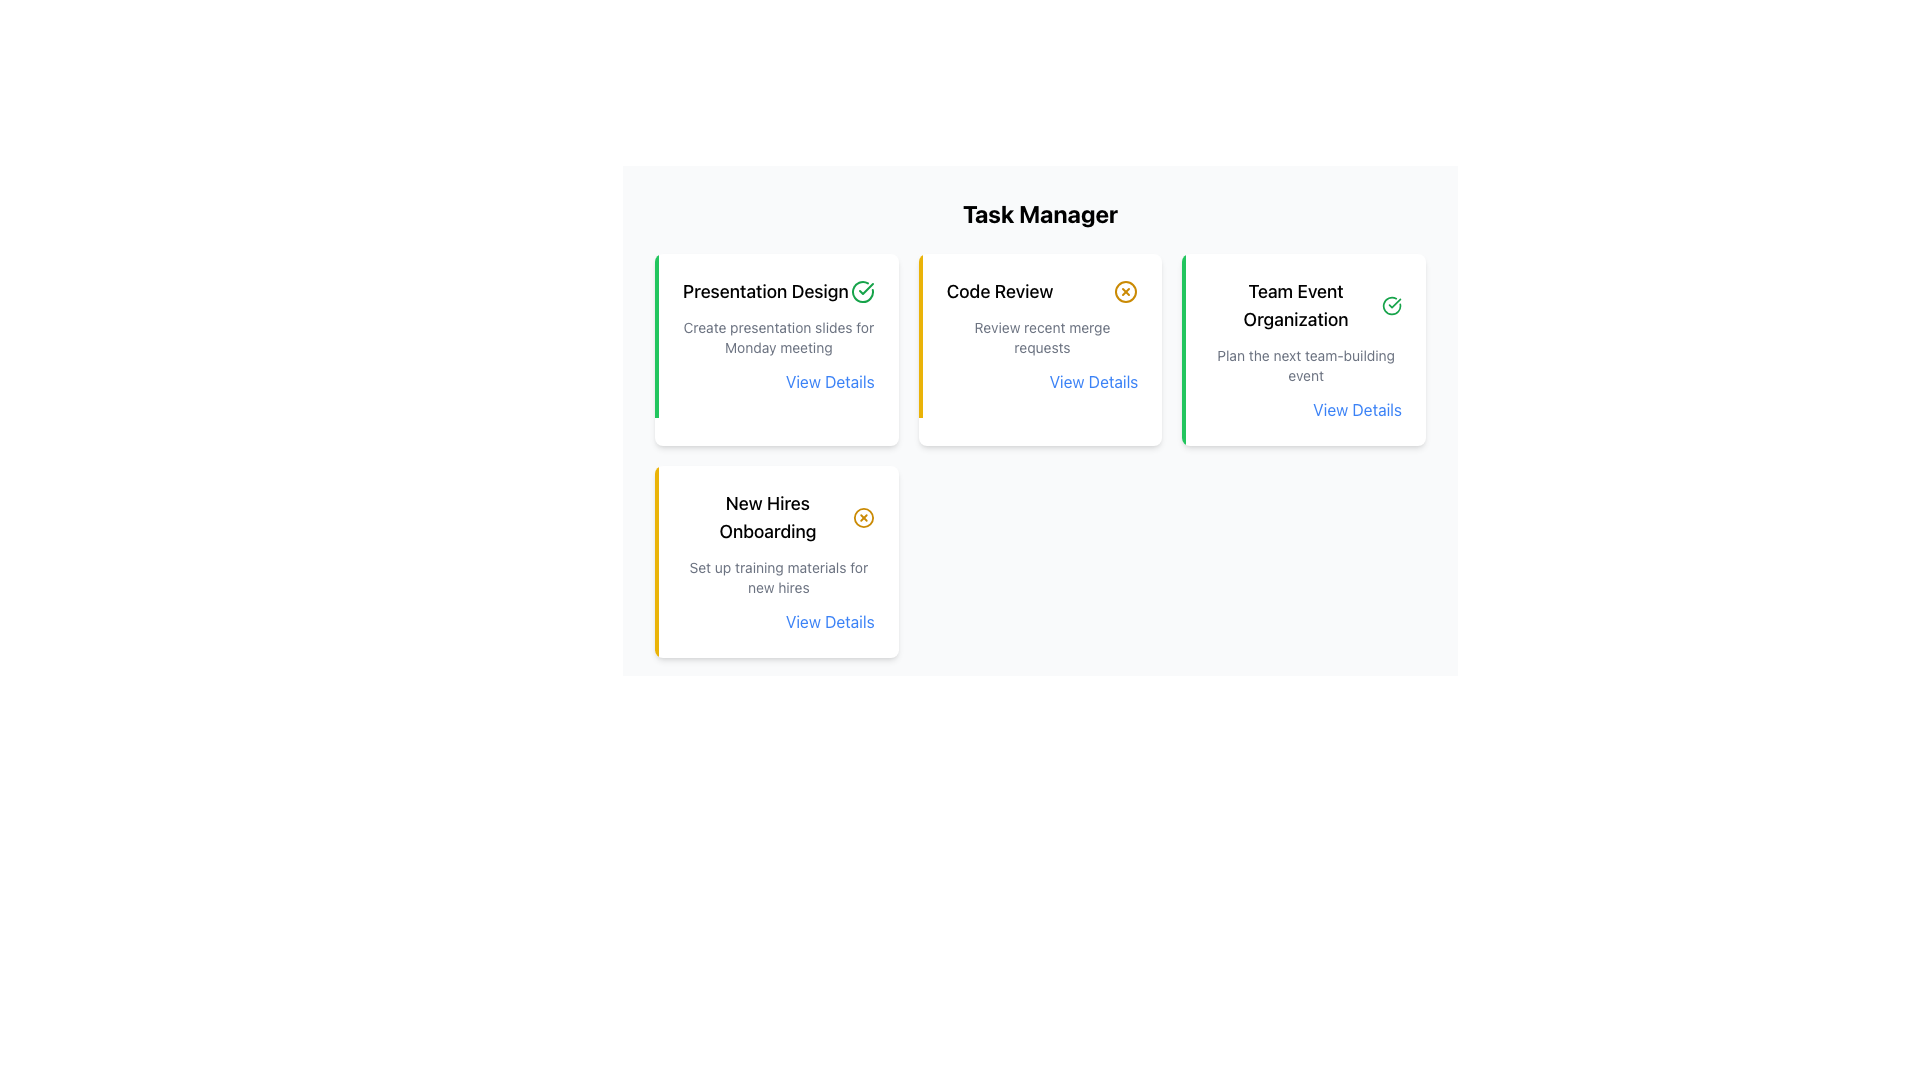  Describe the element at coordinates (863, 516) in the screenshot. I see `the circular outlined icon with a diagonal cross inside, colored yellow, located to the right of the 'New Hires Onboarding' text in the bottom-left segment of the 'Task Manager' interface` at that location.